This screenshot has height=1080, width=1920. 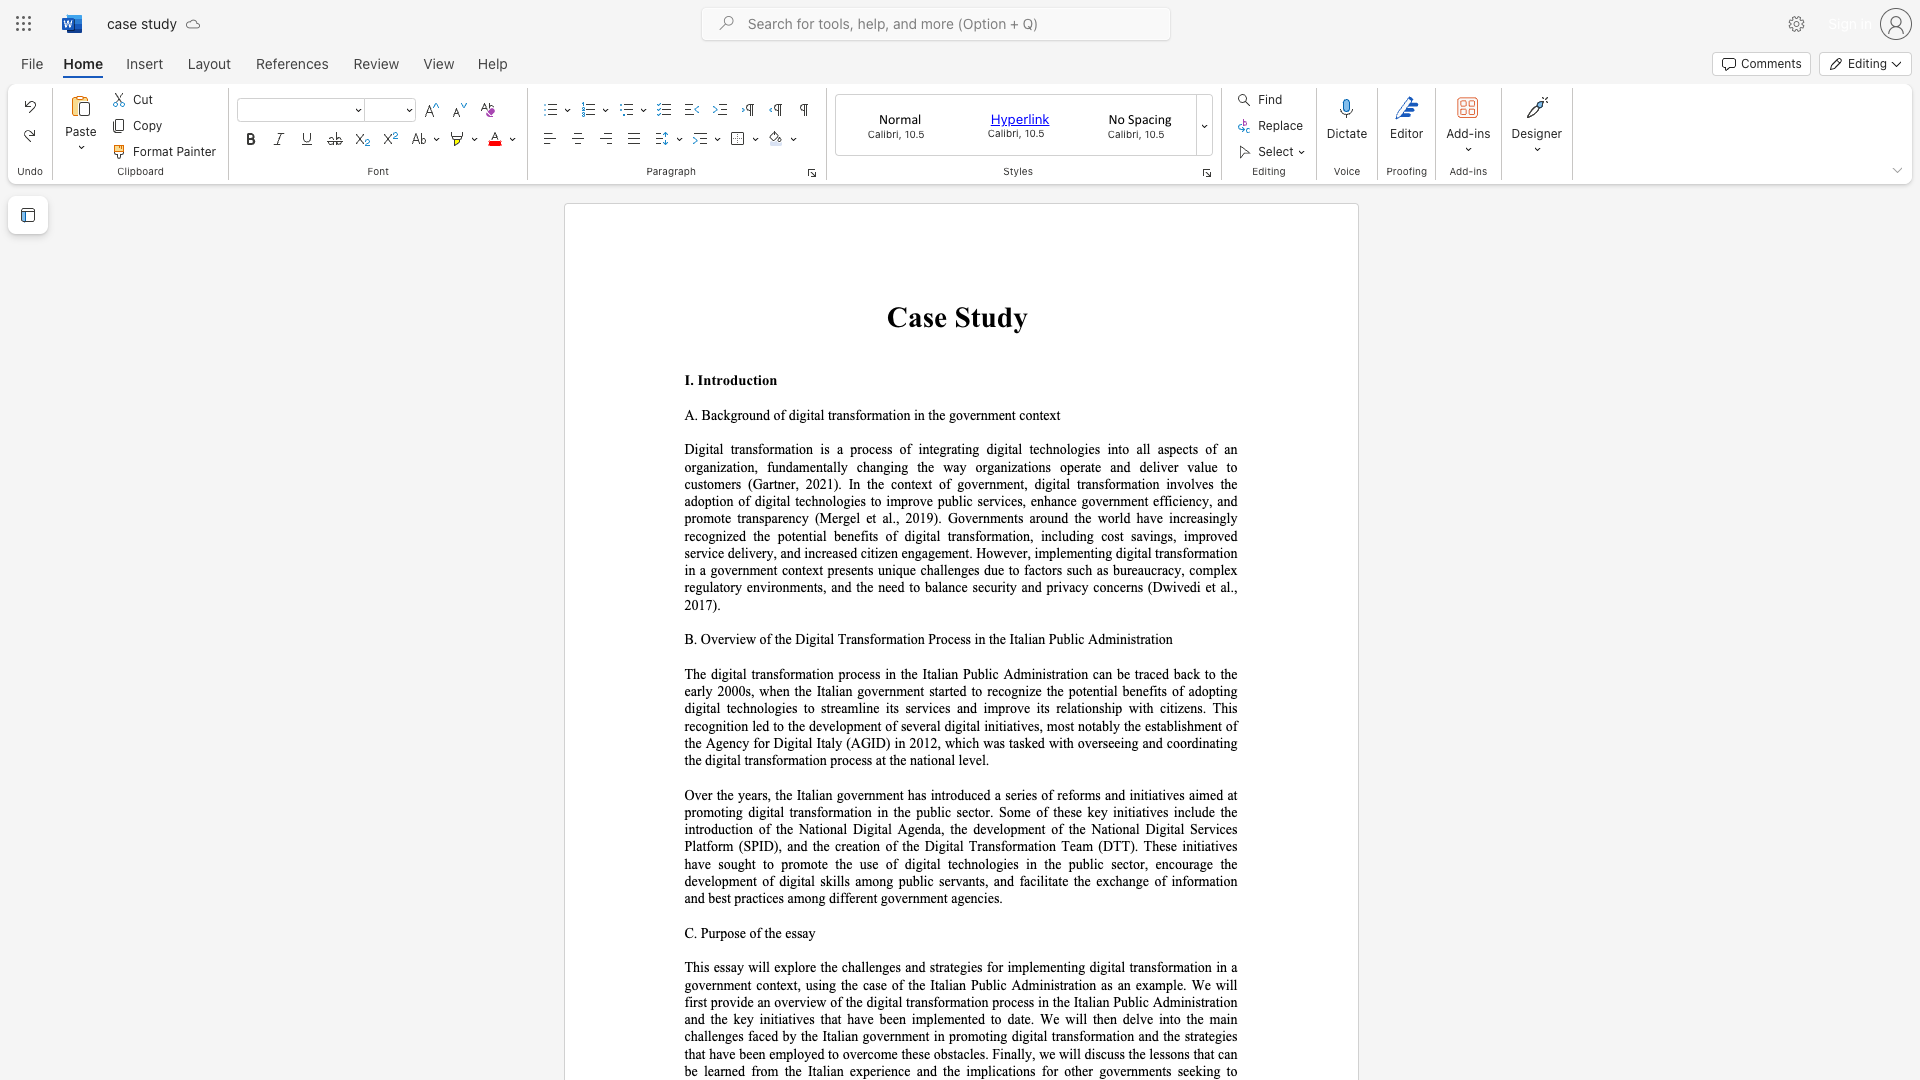 I want to click on the subset text "ion" within the text "I. Introduction", so click(x=756, y=380).